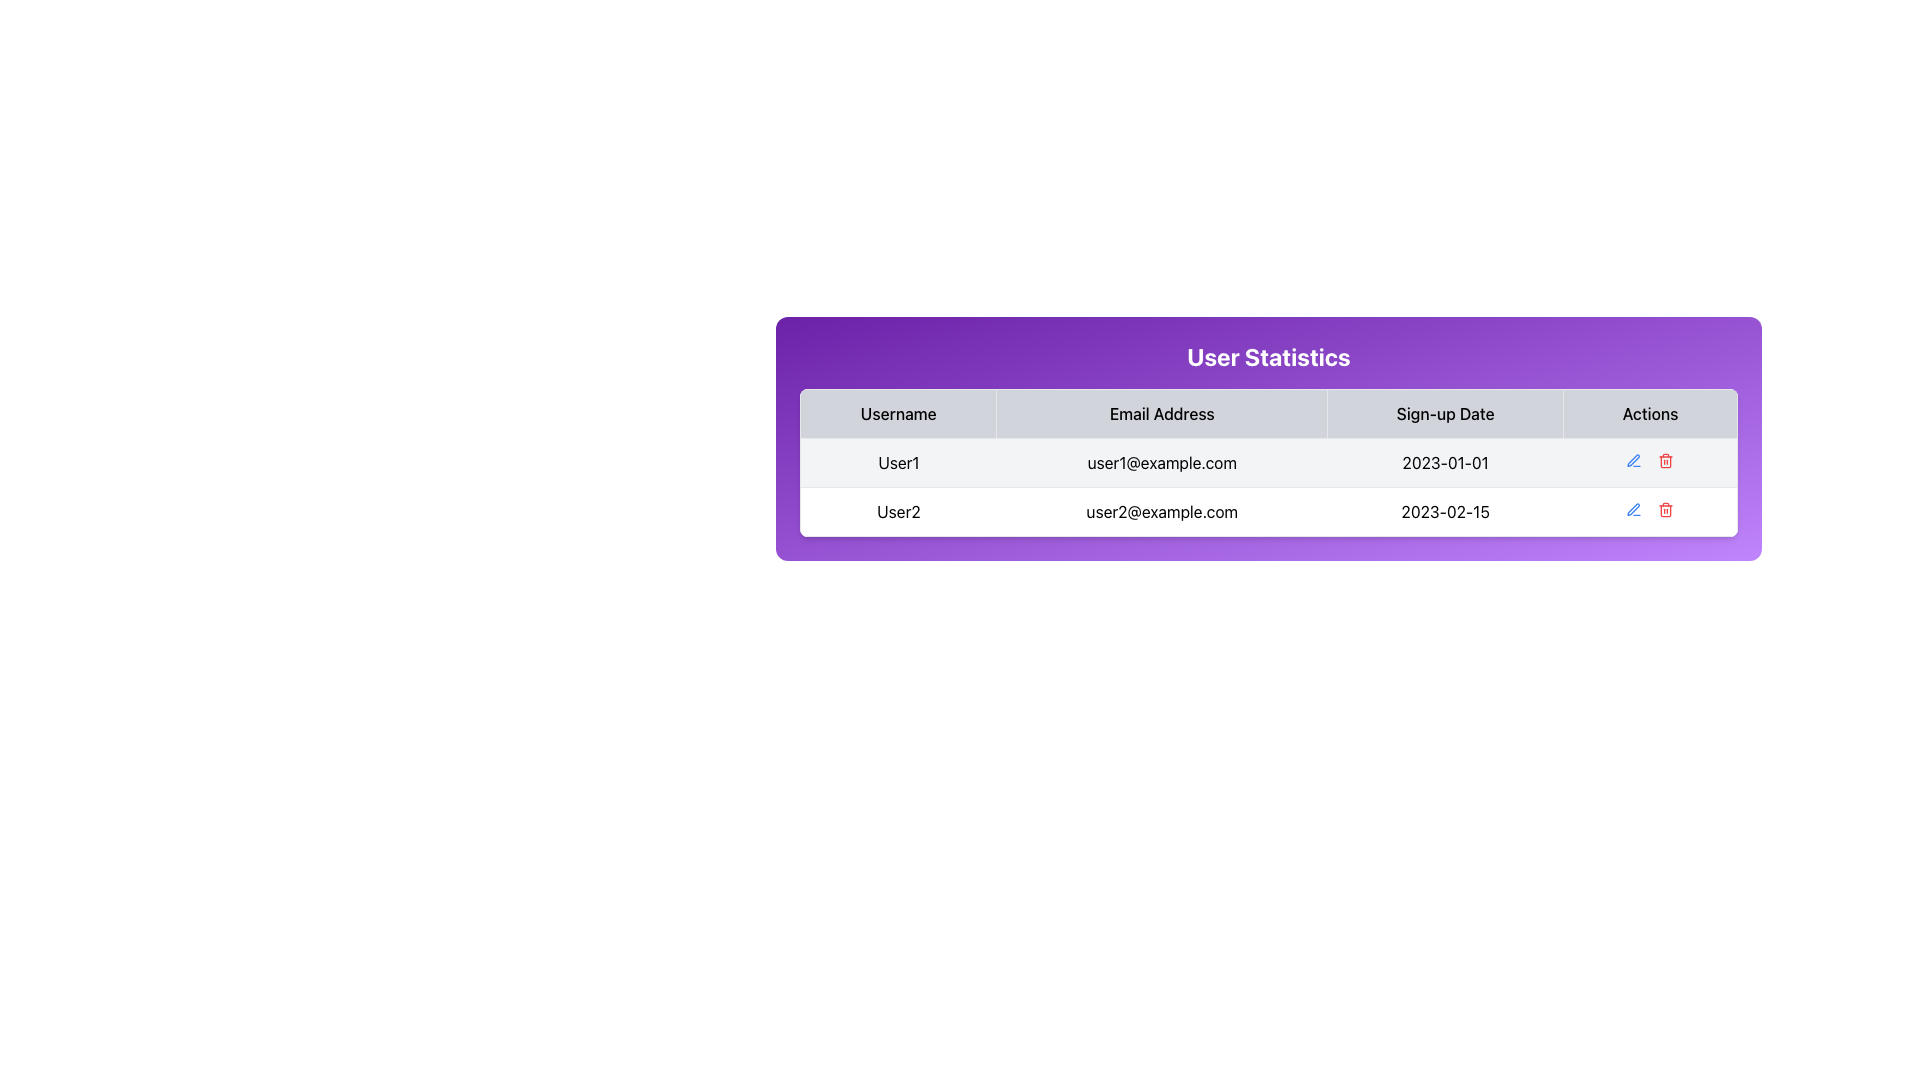 The width and height of the screenshot is (1920, 1080). Describe the element at coordinates (1162, 511) in the screenshot. I see `the non-interactive email address display for 'User2' in the statistics table, located in the second column of the second row under the 'Email Address' header` at that location.